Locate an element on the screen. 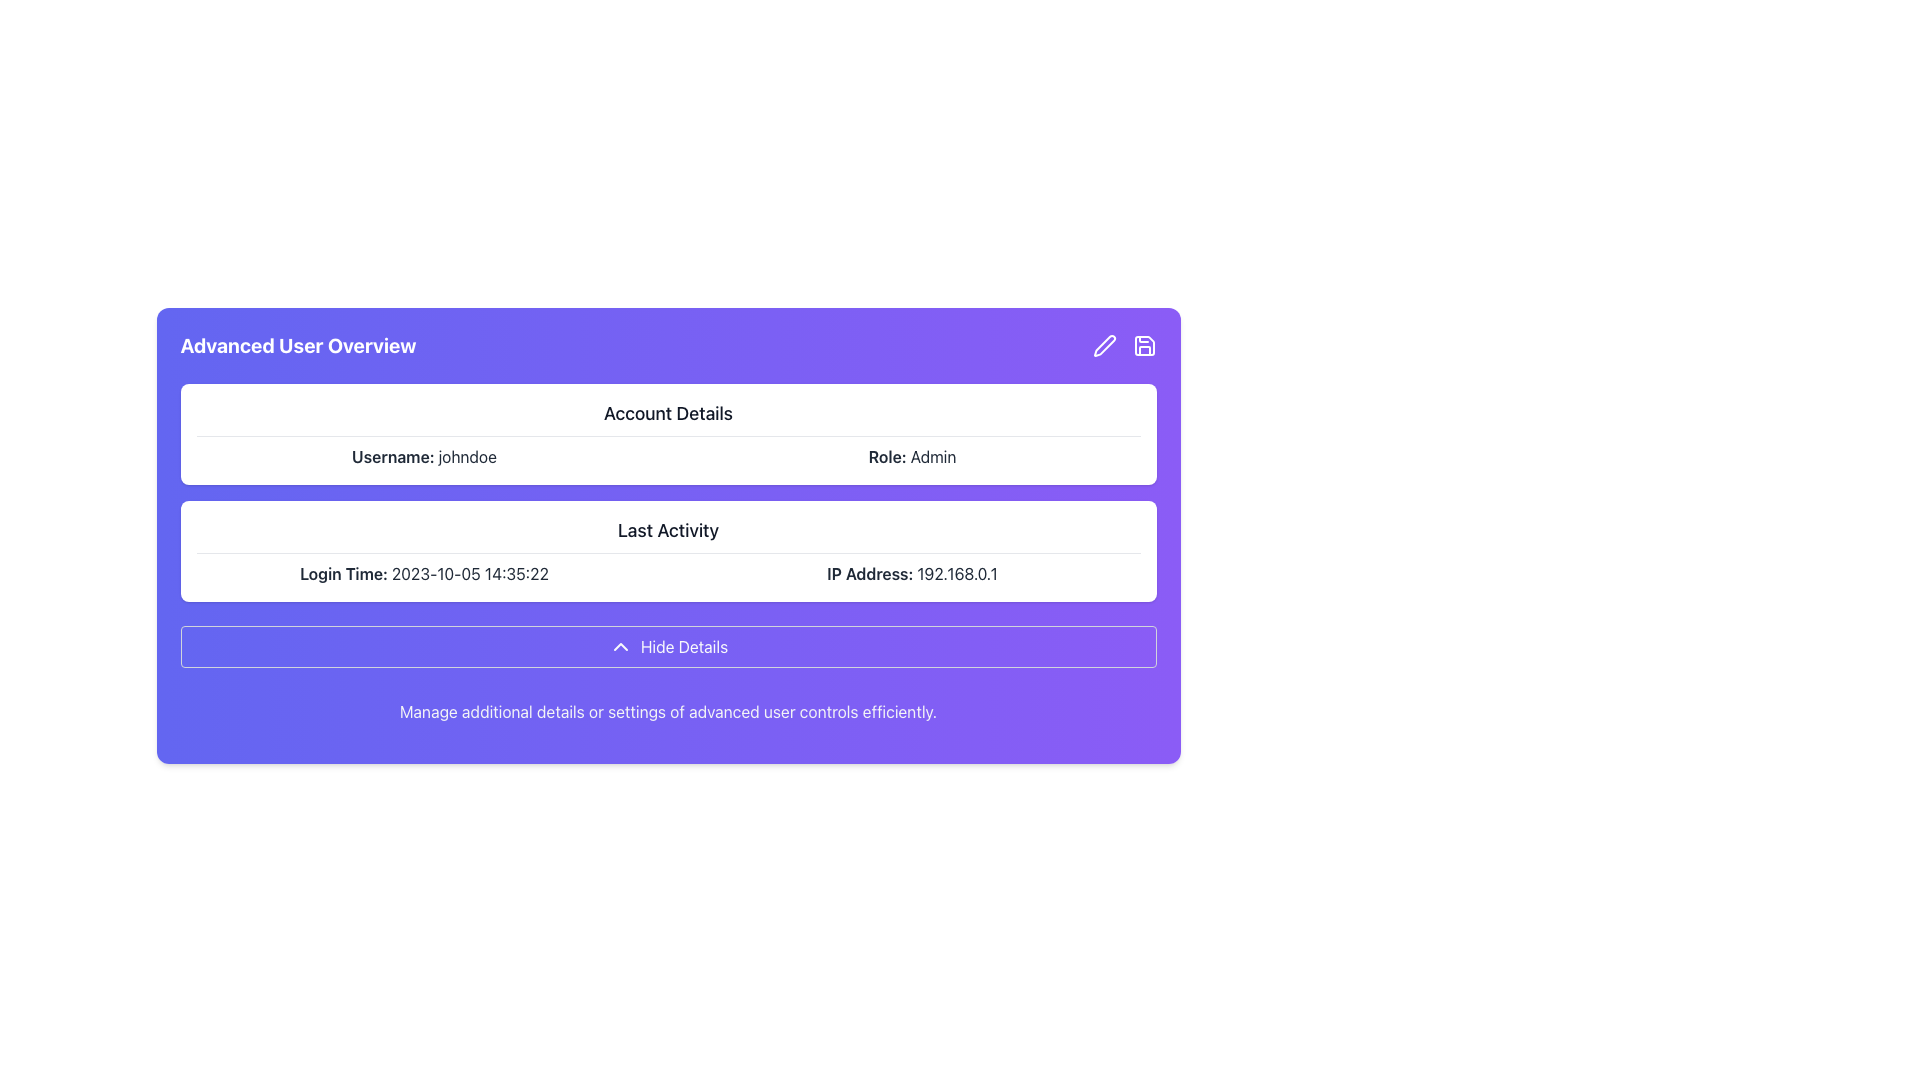 Image resolution: width=1920 pixels, height=1080 pixels. the text element displaying 'johndoe' located next to the label 'Username:' in the 'Account Details' section is located at coordinates (466, 456).